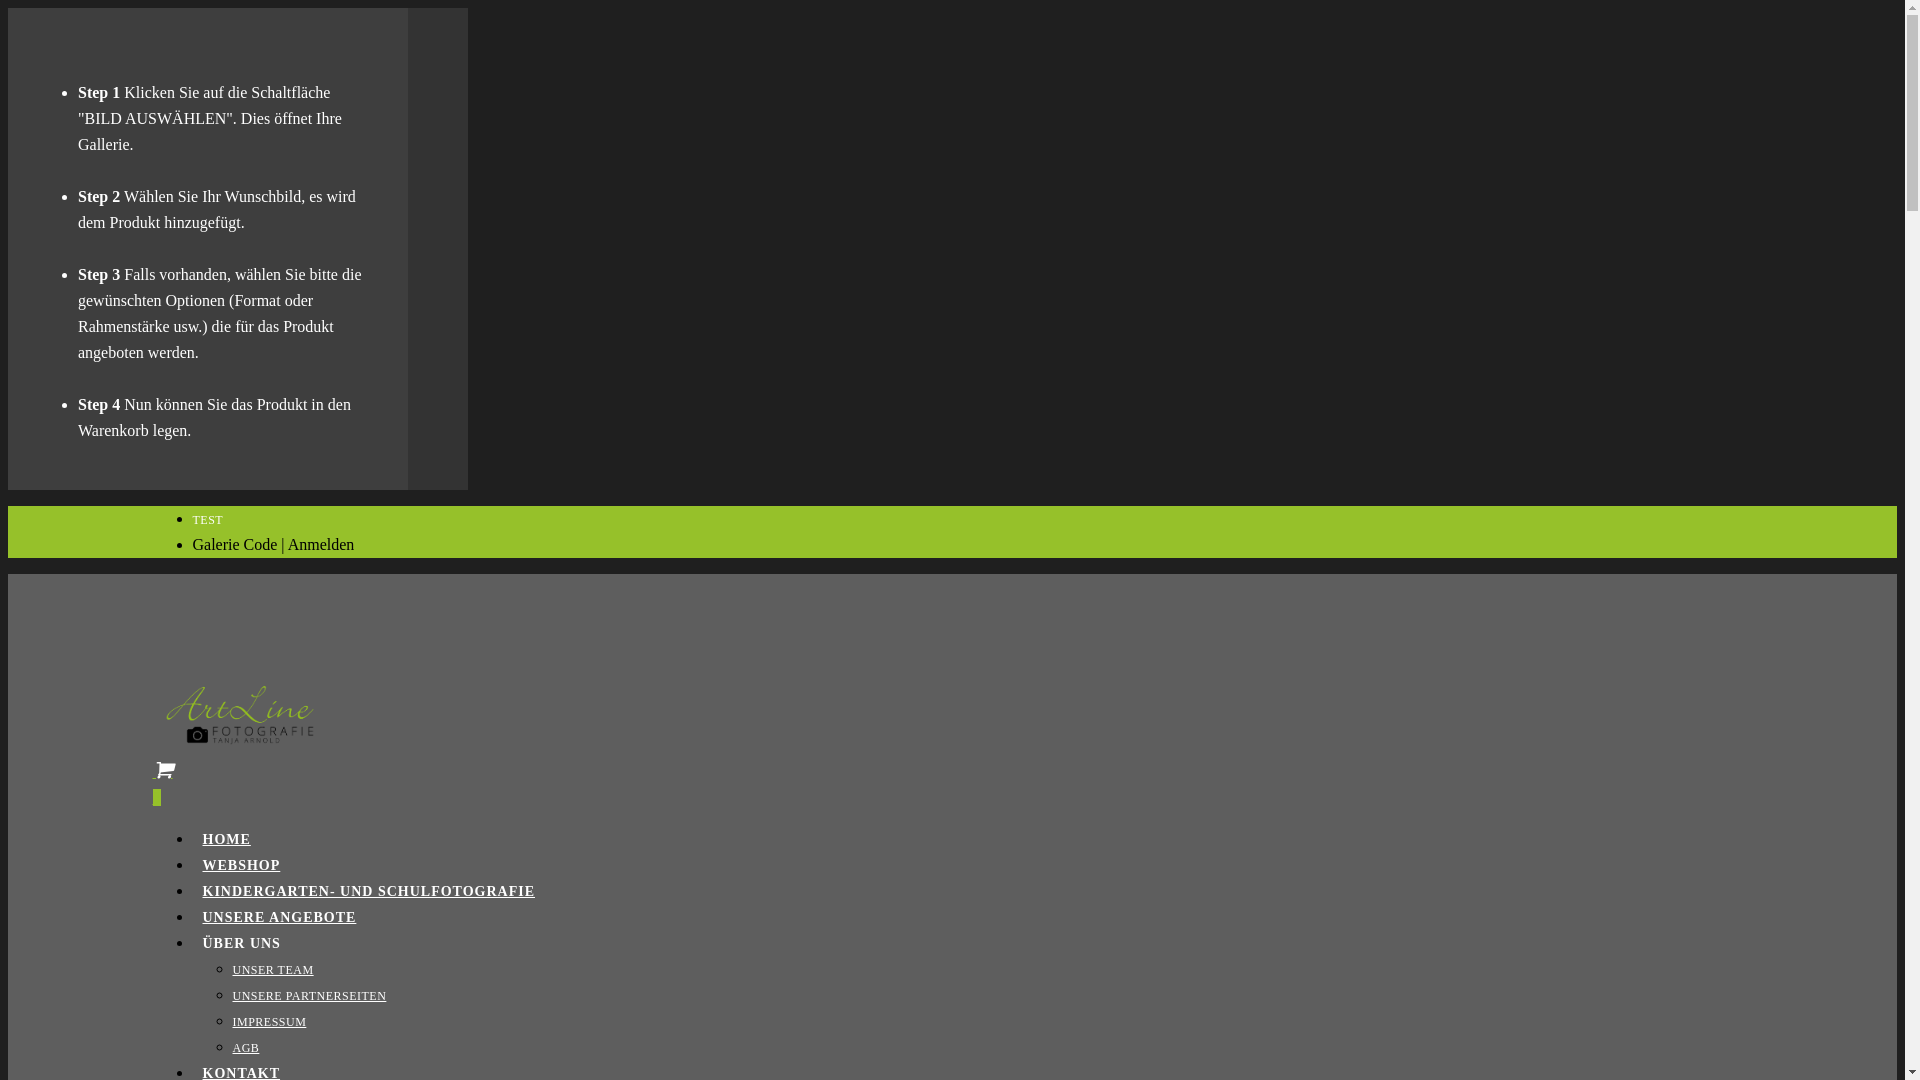  I want to click on 'TEST', so click(207, 519).